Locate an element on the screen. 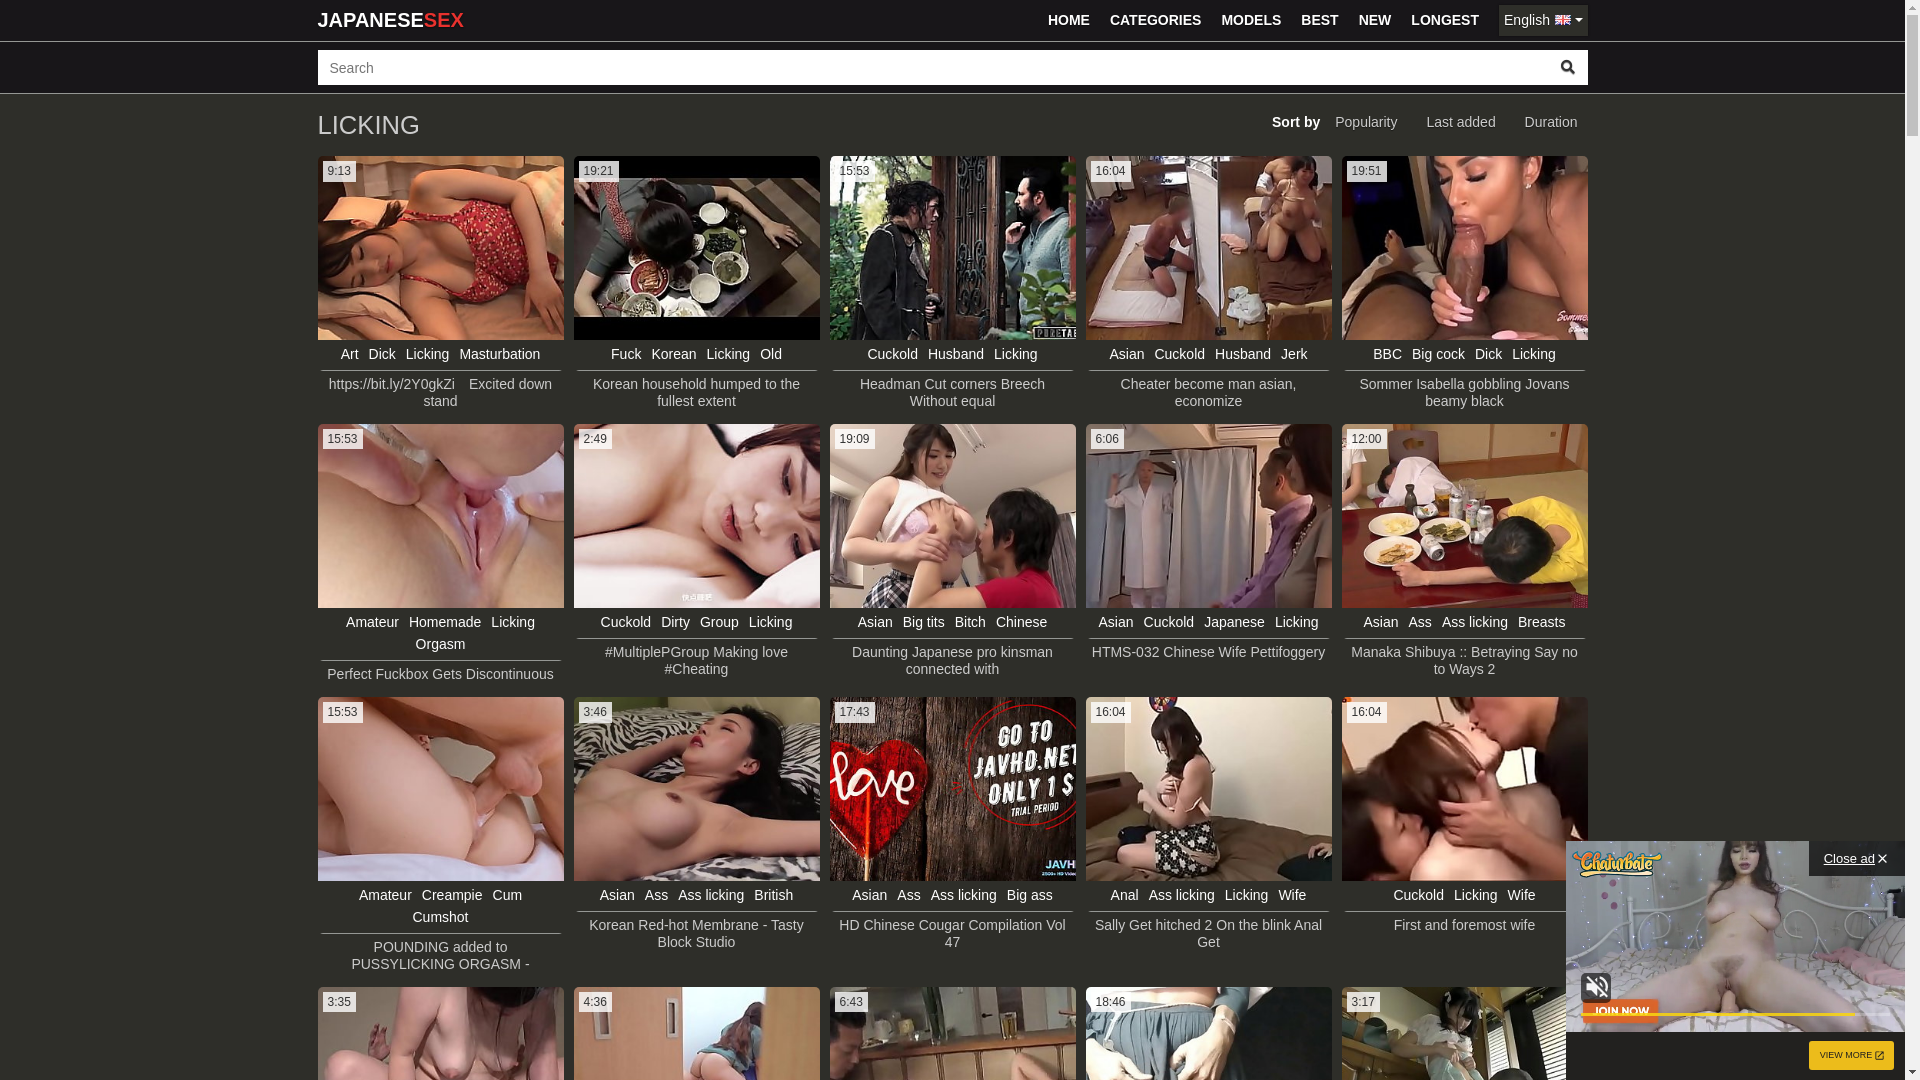 This screenshot has height=1080, width=1920. 'POUNDING added to PUSSYLICKING ORGASM -' is located at coordinates (439, 955).